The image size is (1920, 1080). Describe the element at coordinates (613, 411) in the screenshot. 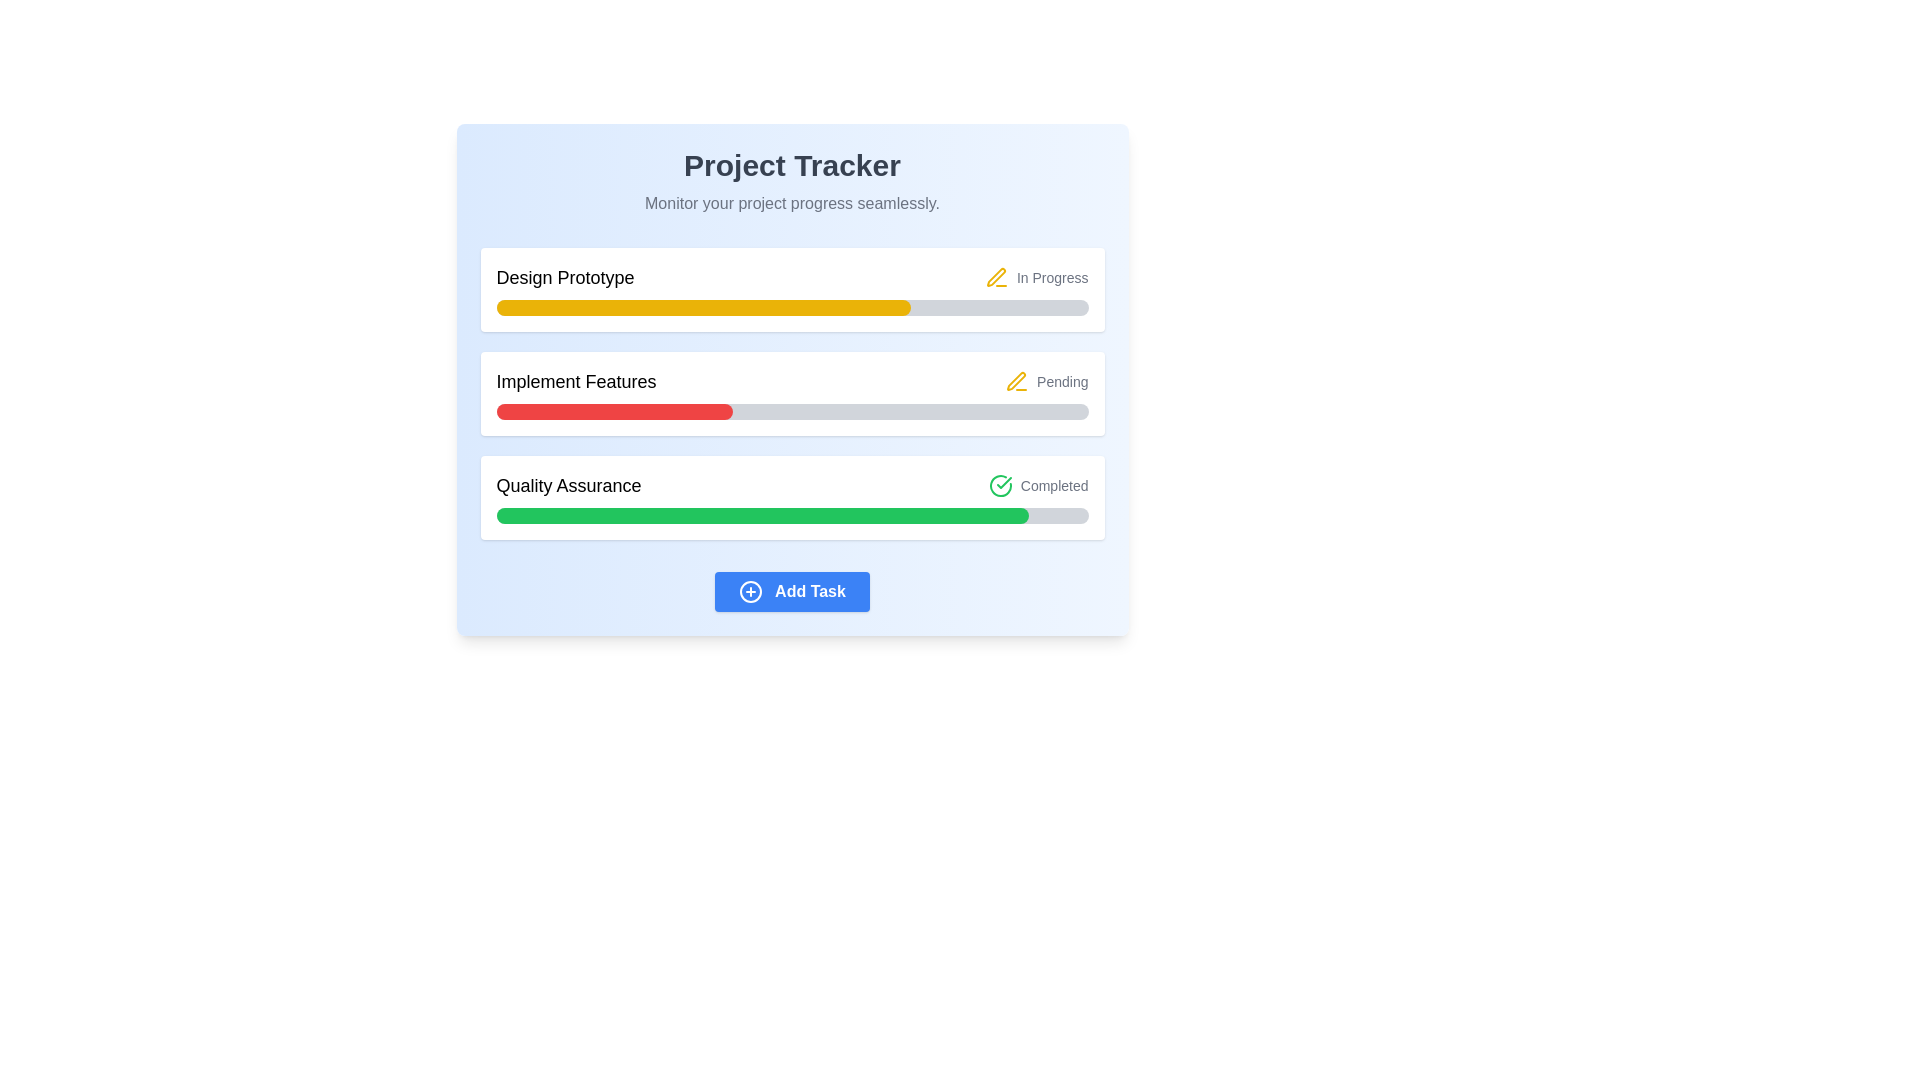

I see `the inner progress indicator of the horizontal progress bar in the 'Implement Features' section, which indicates 40% completion` at that location.